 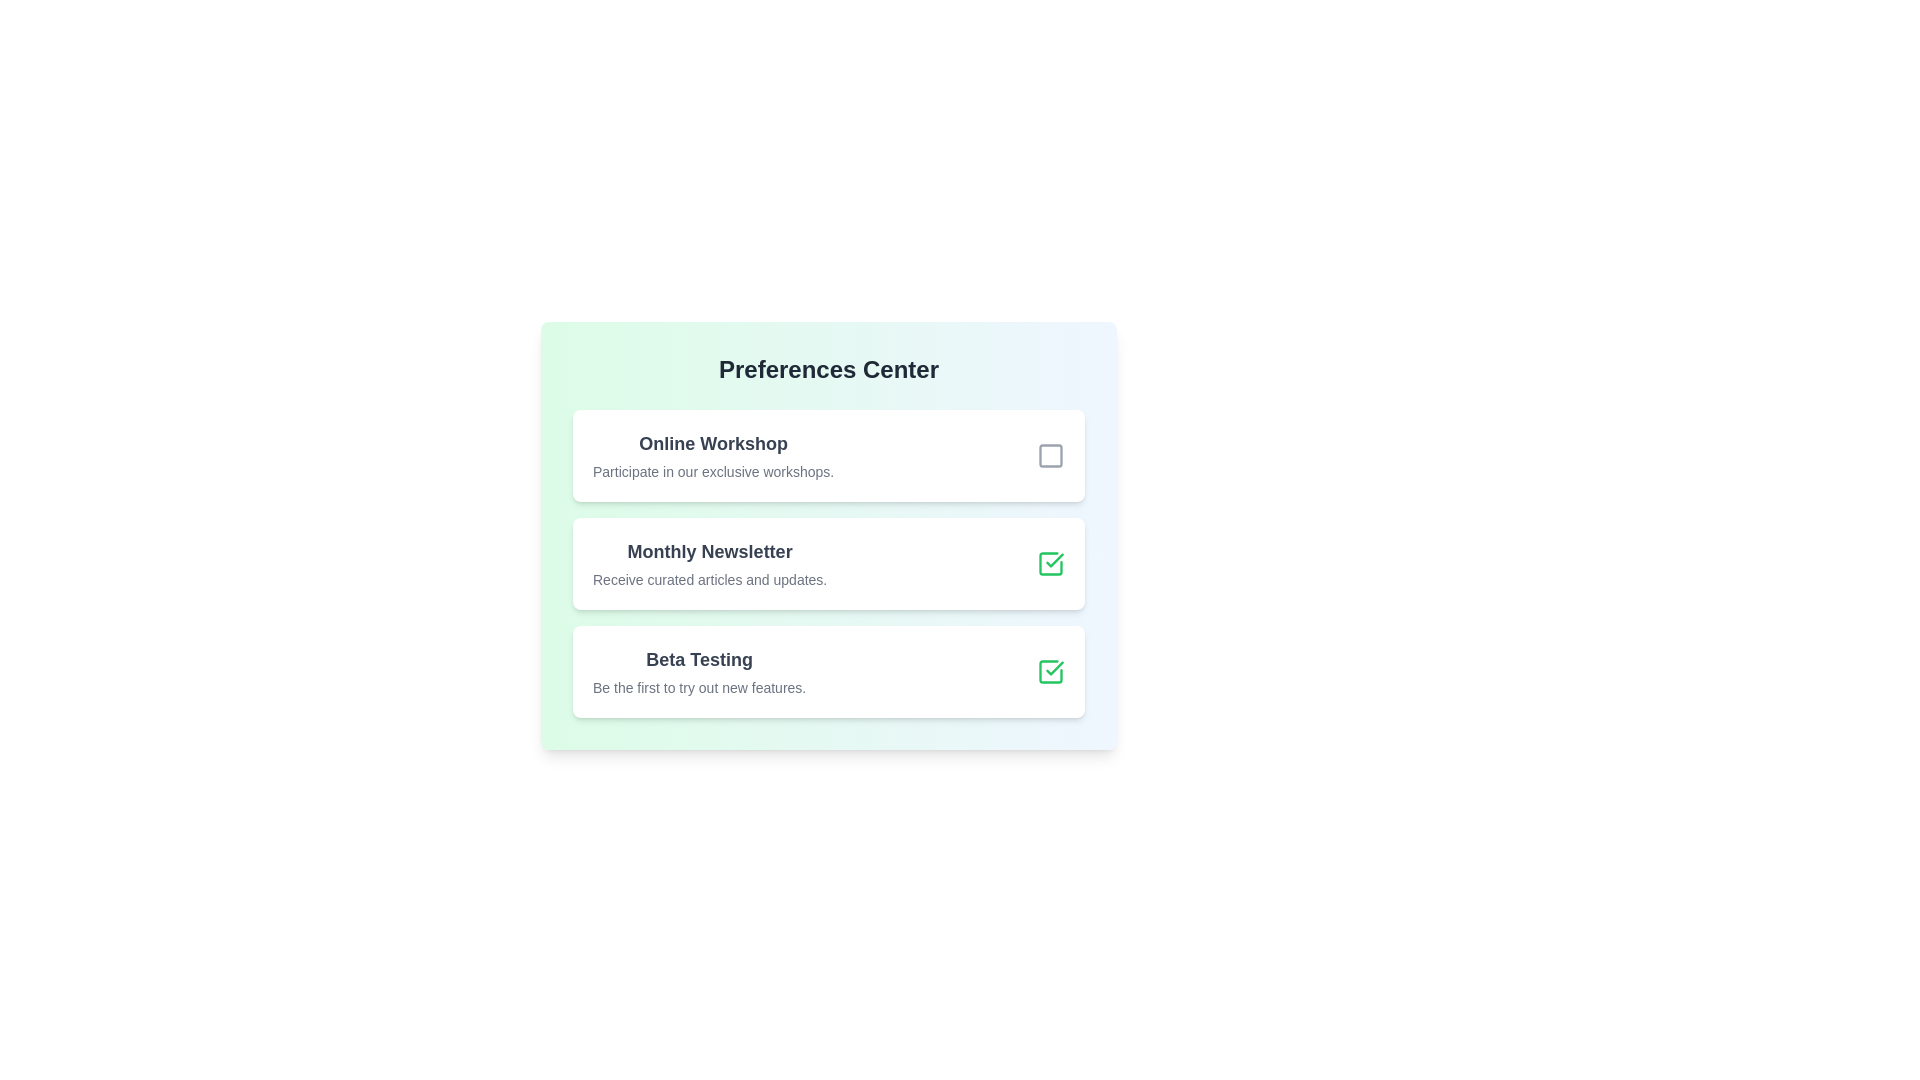 What do you see at coordinates (829, 370) in the screenshot?
I see `the Text Display element that serves as a title or header for the section, positioned above 'Online Workshop', 'Monthly Newsletter', and 'Beta Testing'` at bounding box center [829, 370].